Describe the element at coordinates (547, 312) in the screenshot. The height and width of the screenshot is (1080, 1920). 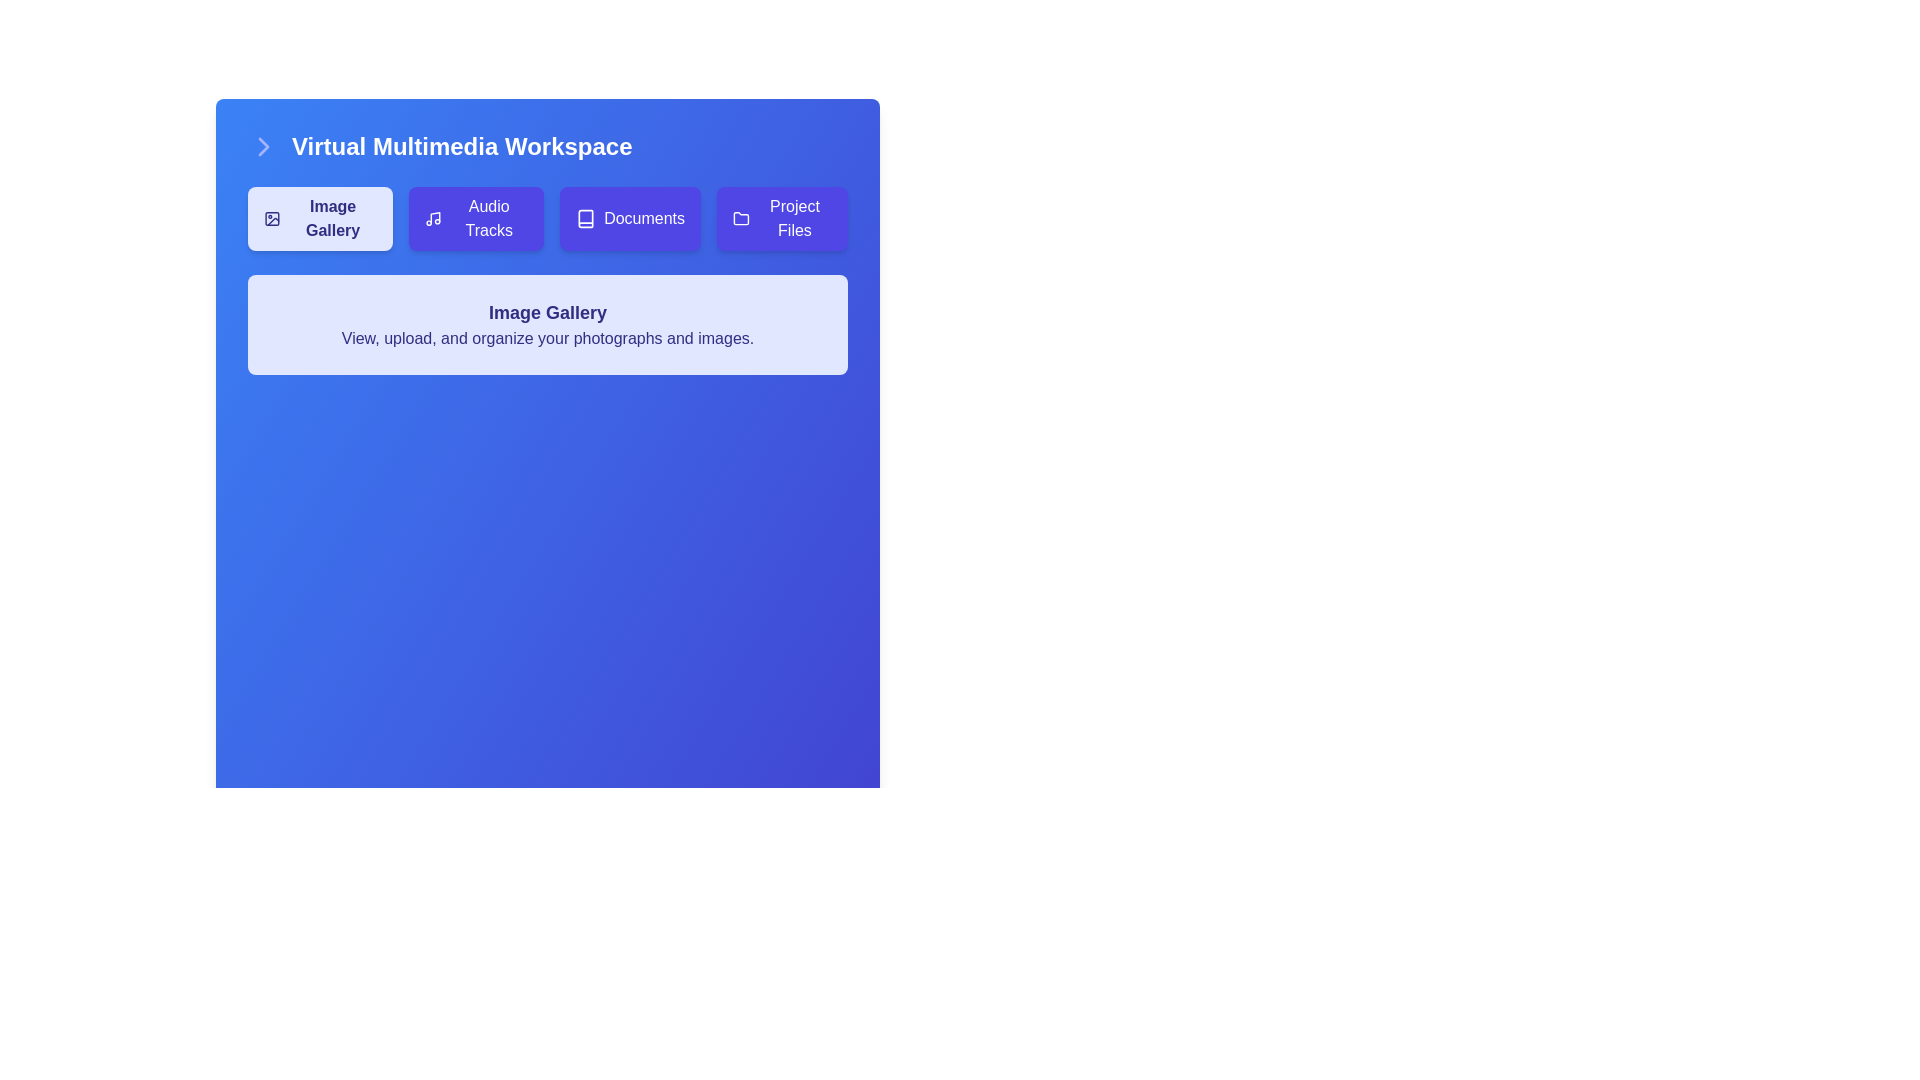
I see `the 'Image Gallery' label, which is a bold text label displayed above descriptive text in the central area of the interface` at that location.